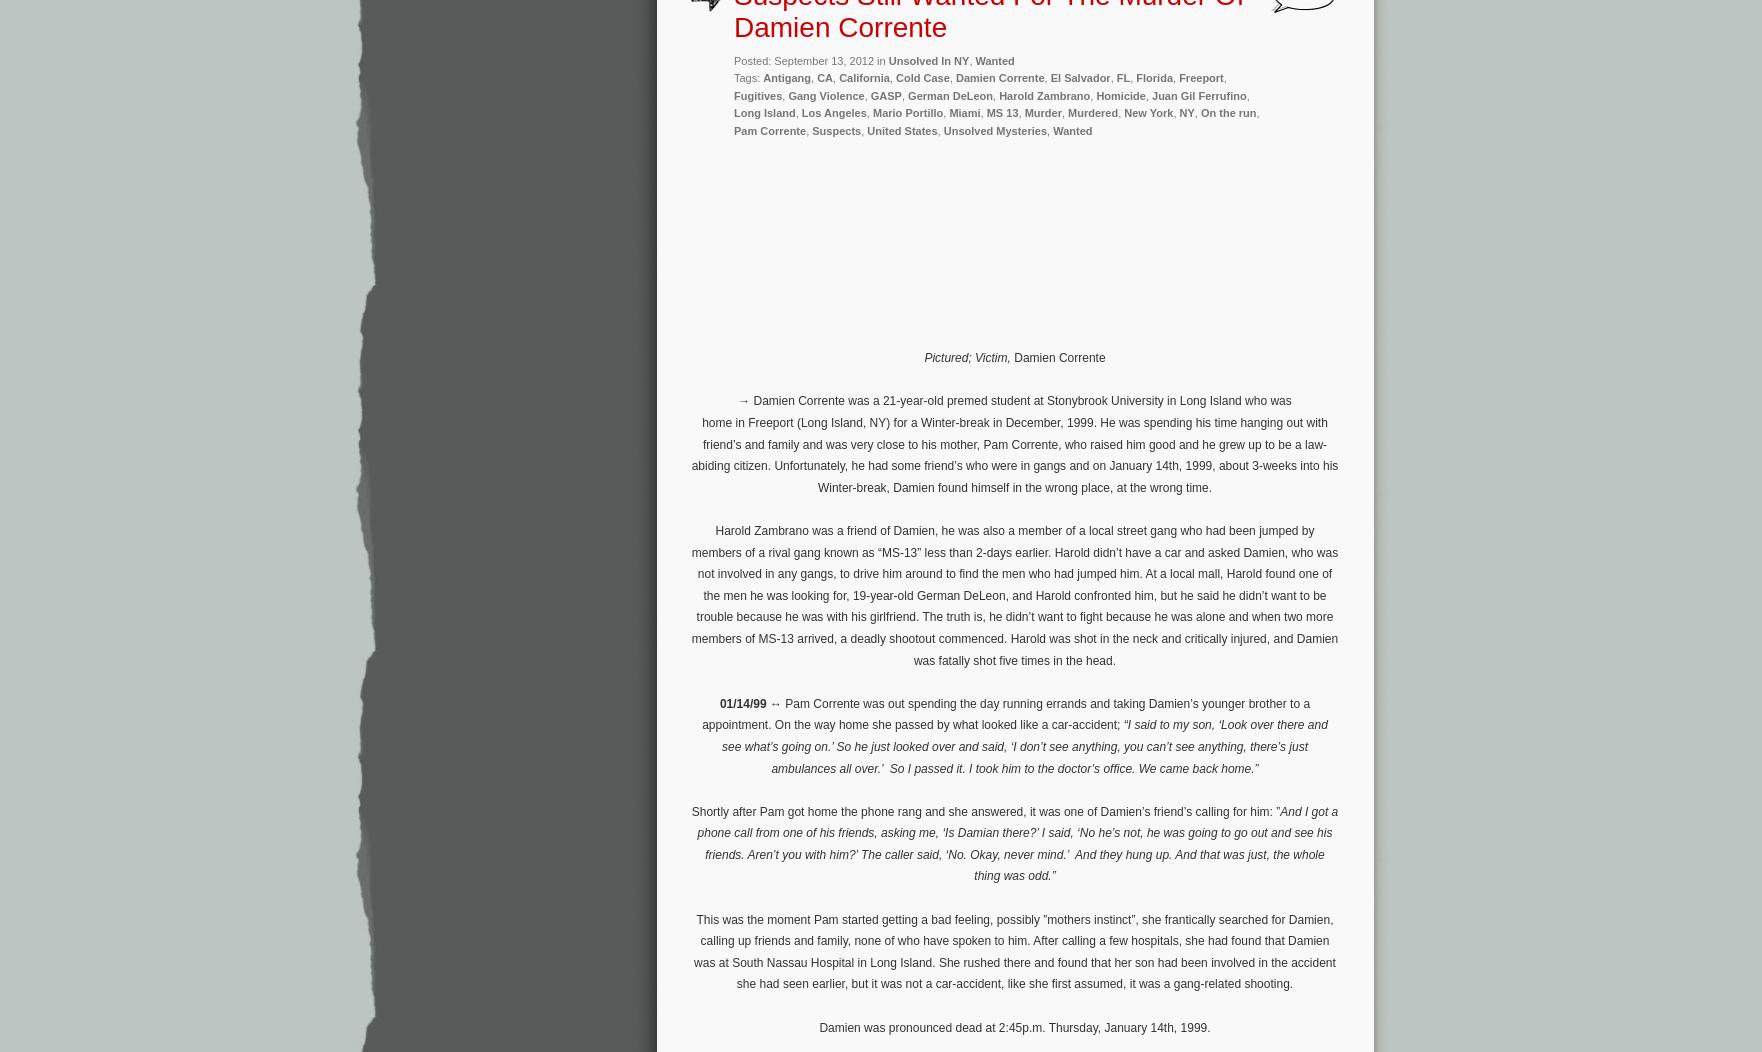 This screenshot has width=1762, height=1052. What do you see at coordinates (985, 810) in the screenshot?
I see `'Shortly after Pam got home the phone rang and she answered, it was one of Damien’s friend’s calling for him: ”'` at bounding box center [985, 810].